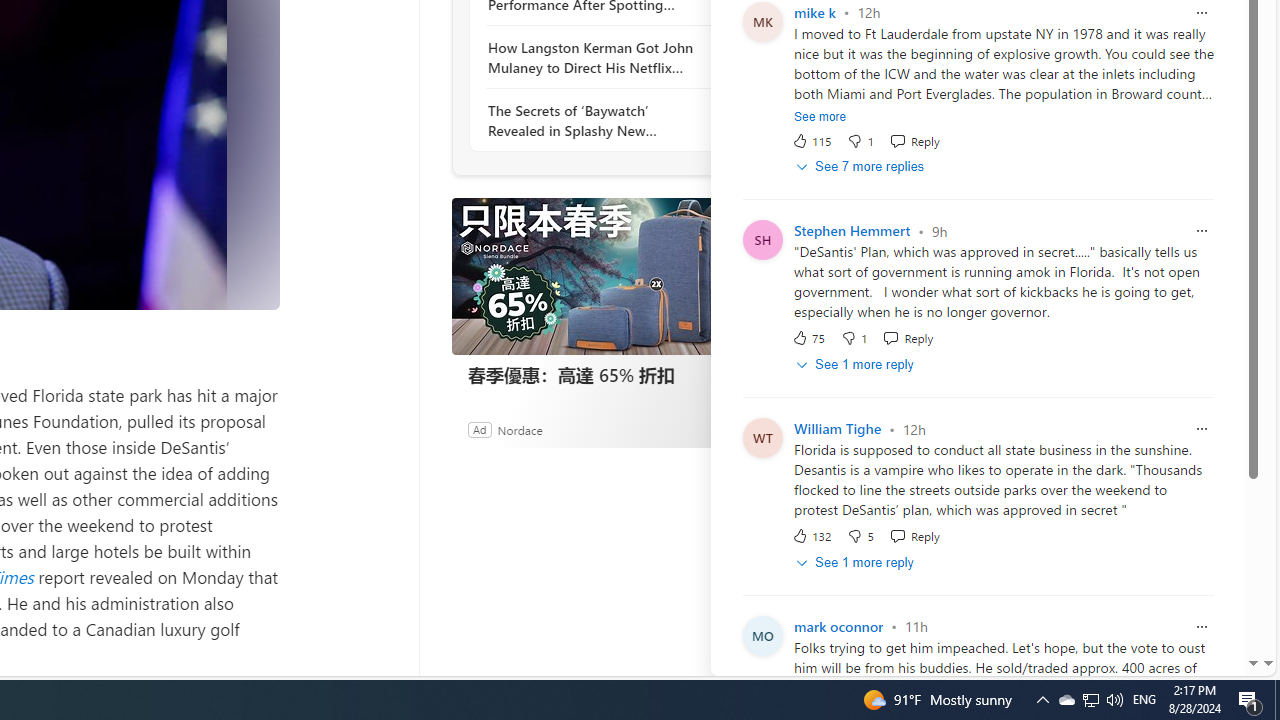  I want to click on 'Stephen Hemmert', so click(852, 230).